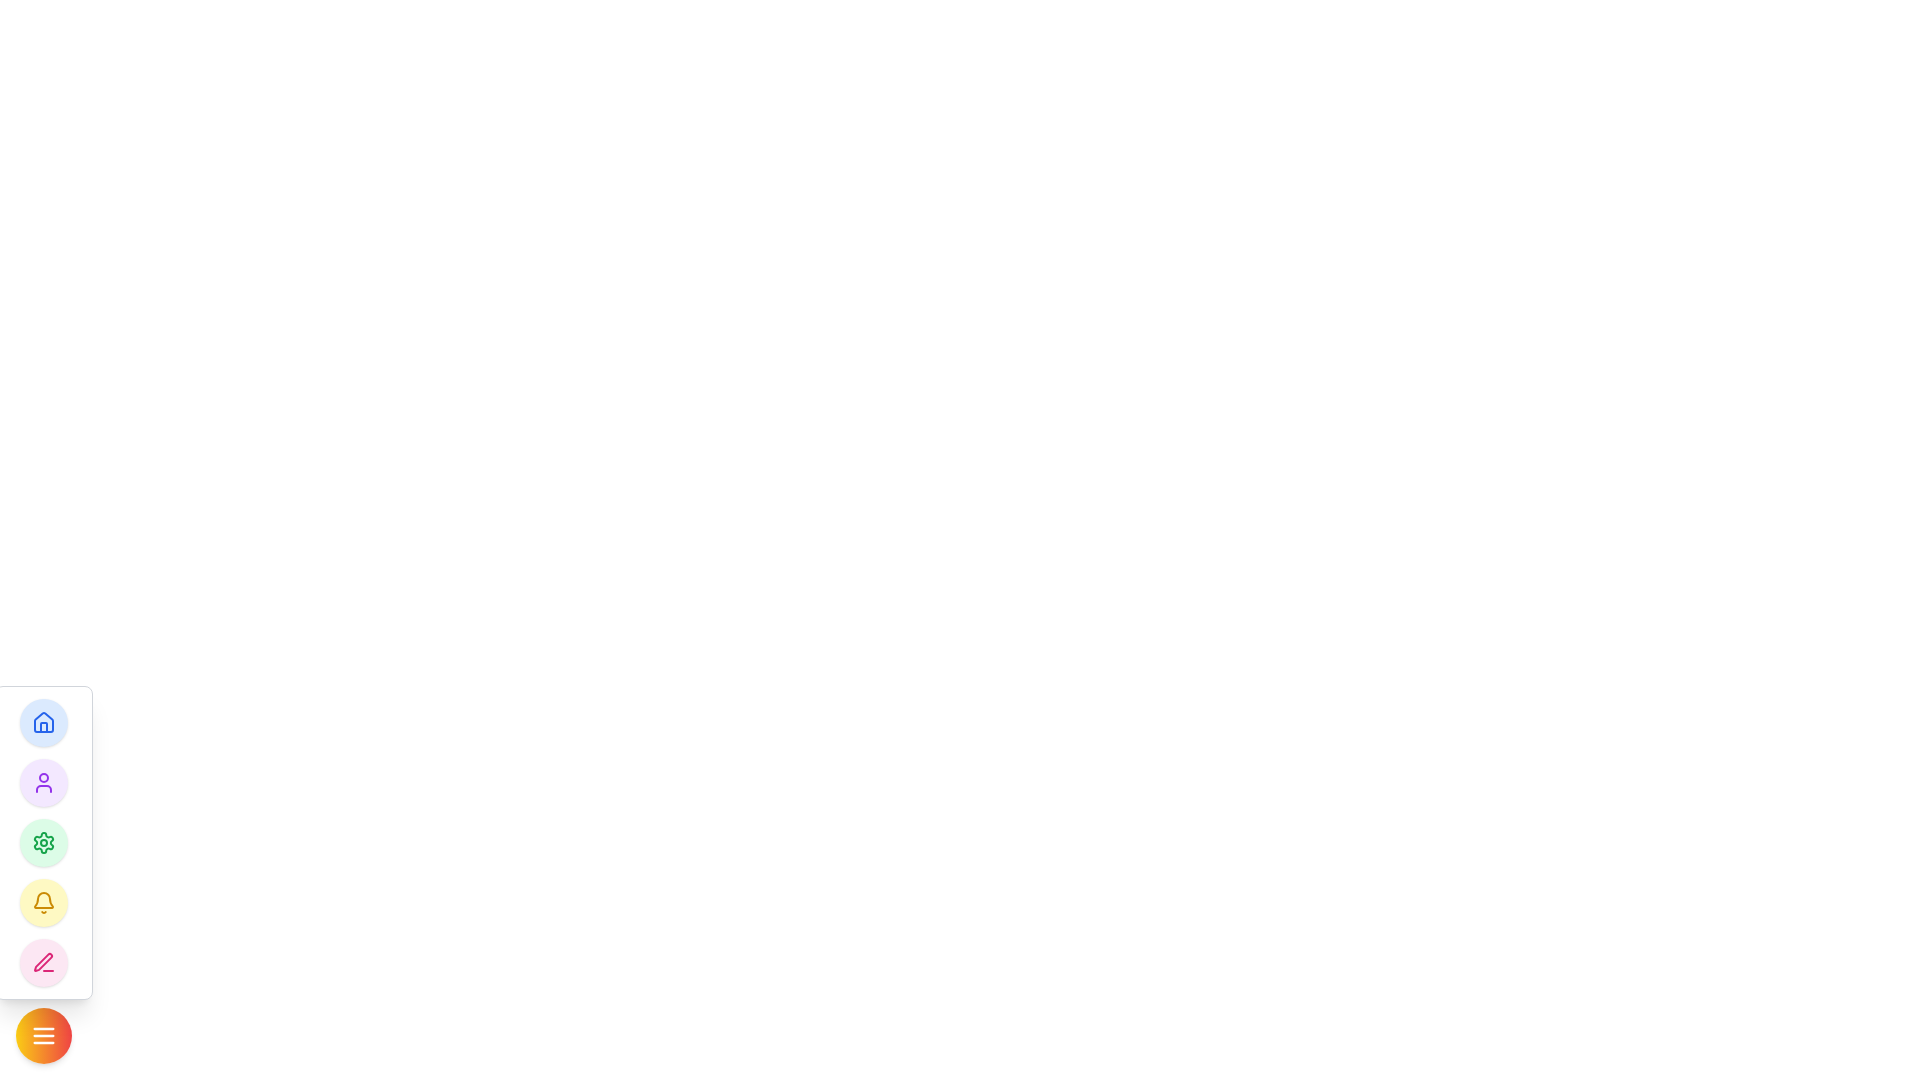 The width and height of the screenshot is (1920, 1080). I want to click on the second circular button in the sidebar menu, located below the blue house icon, so click(43, 782).